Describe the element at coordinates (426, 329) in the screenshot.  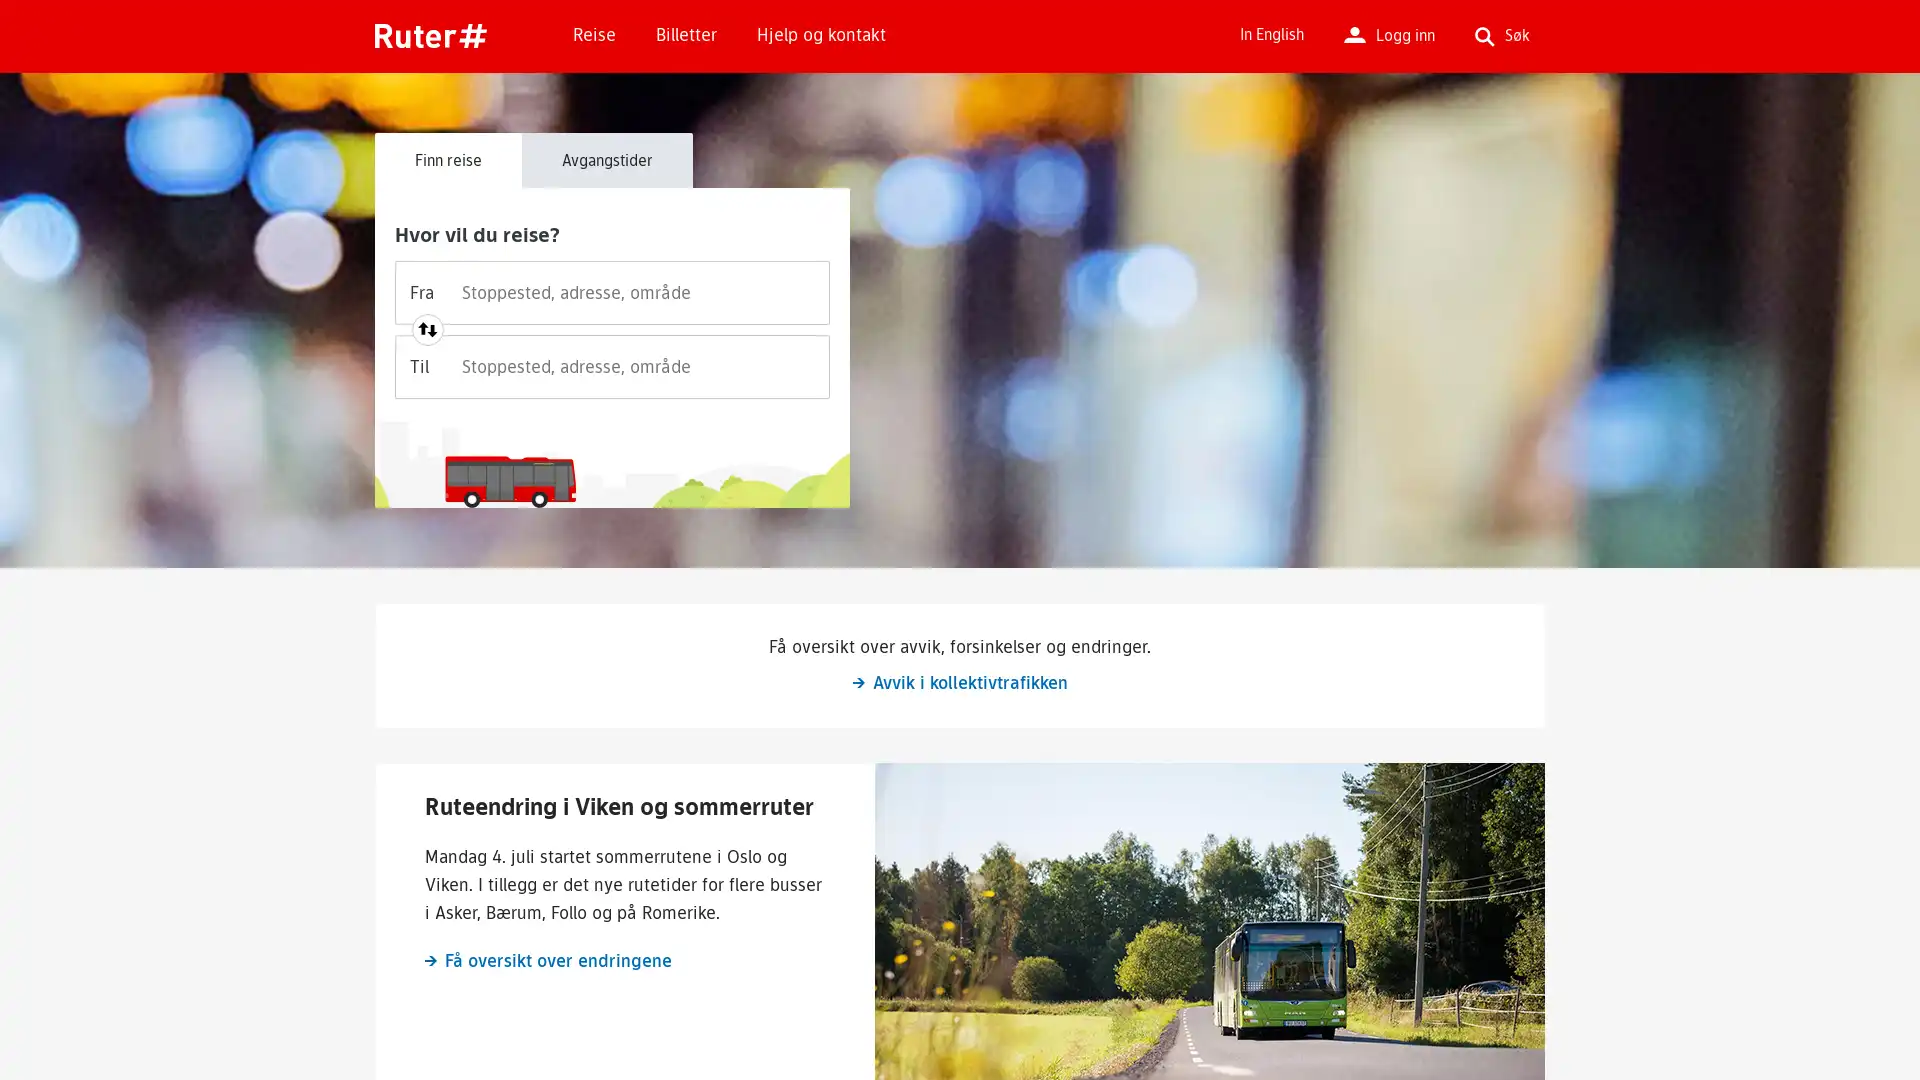
I see `Bytt fra og til` at that location.